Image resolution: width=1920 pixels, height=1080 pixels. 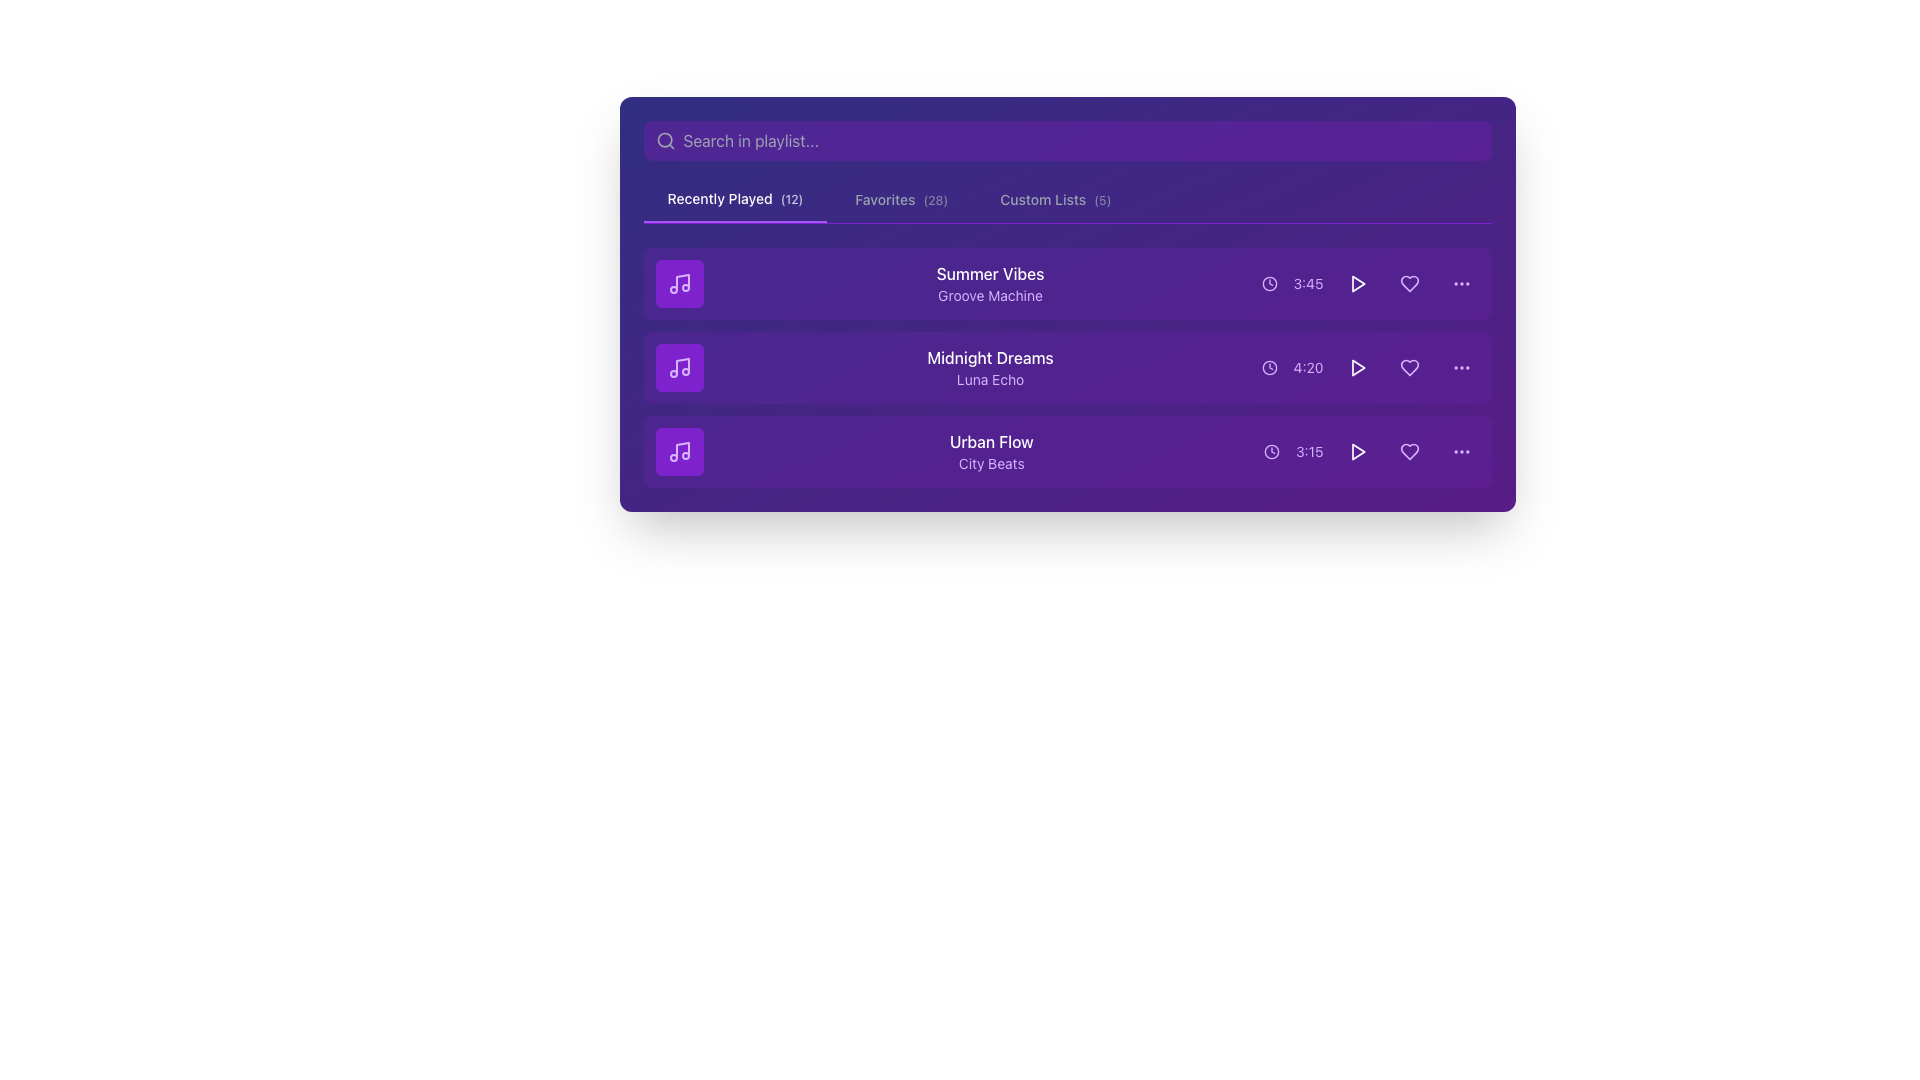 What do you see at coordinates (1271, 451) in the screenshot?
I see `the circular outer boundary of the clock icon, which is located to the right of the 'Urban Flow' playlist entry` at bounding box center [1271, 451].